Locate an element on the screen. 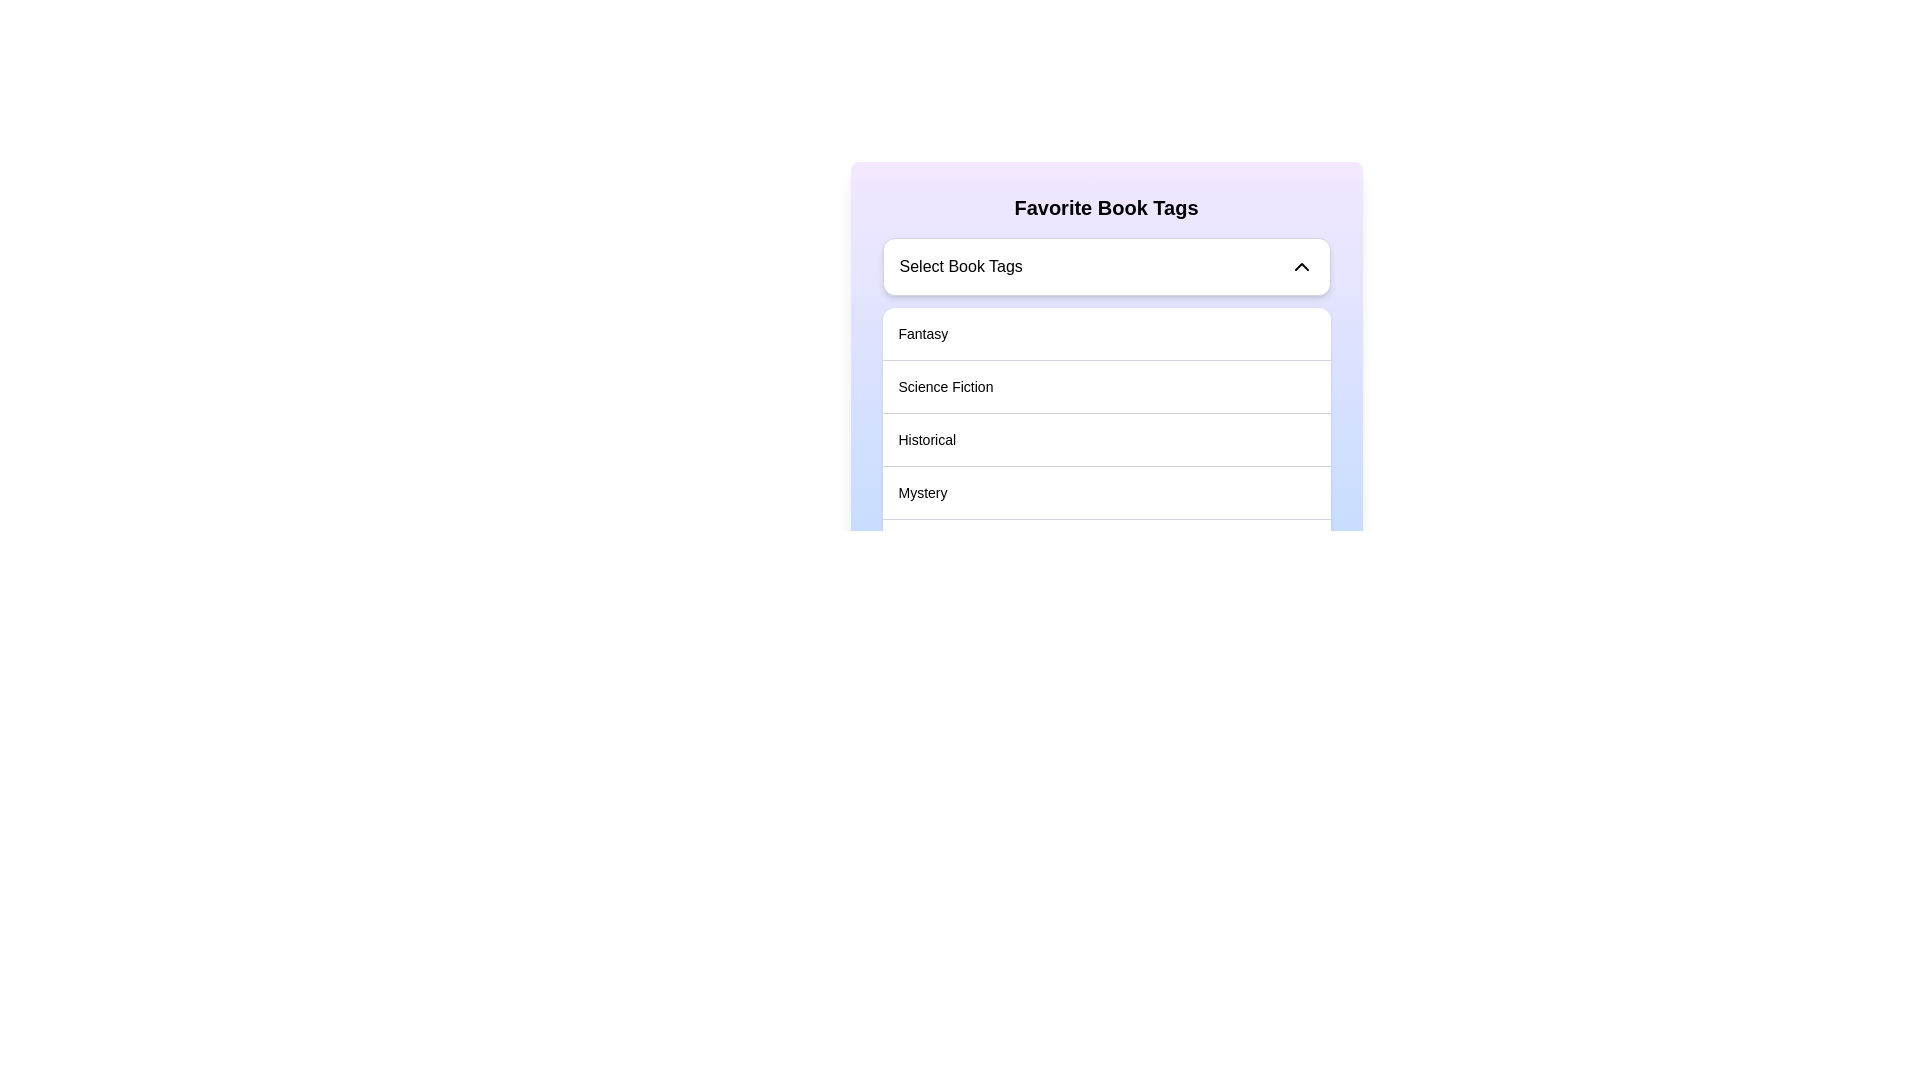 The width and height of the screenshot is (1920, 1080). to select the 'Historical' option from the dropdown menu in the 'Favorite Book Tags' dialog, which is the third item in a vertically stacked list is located at coordinates (926, 438).